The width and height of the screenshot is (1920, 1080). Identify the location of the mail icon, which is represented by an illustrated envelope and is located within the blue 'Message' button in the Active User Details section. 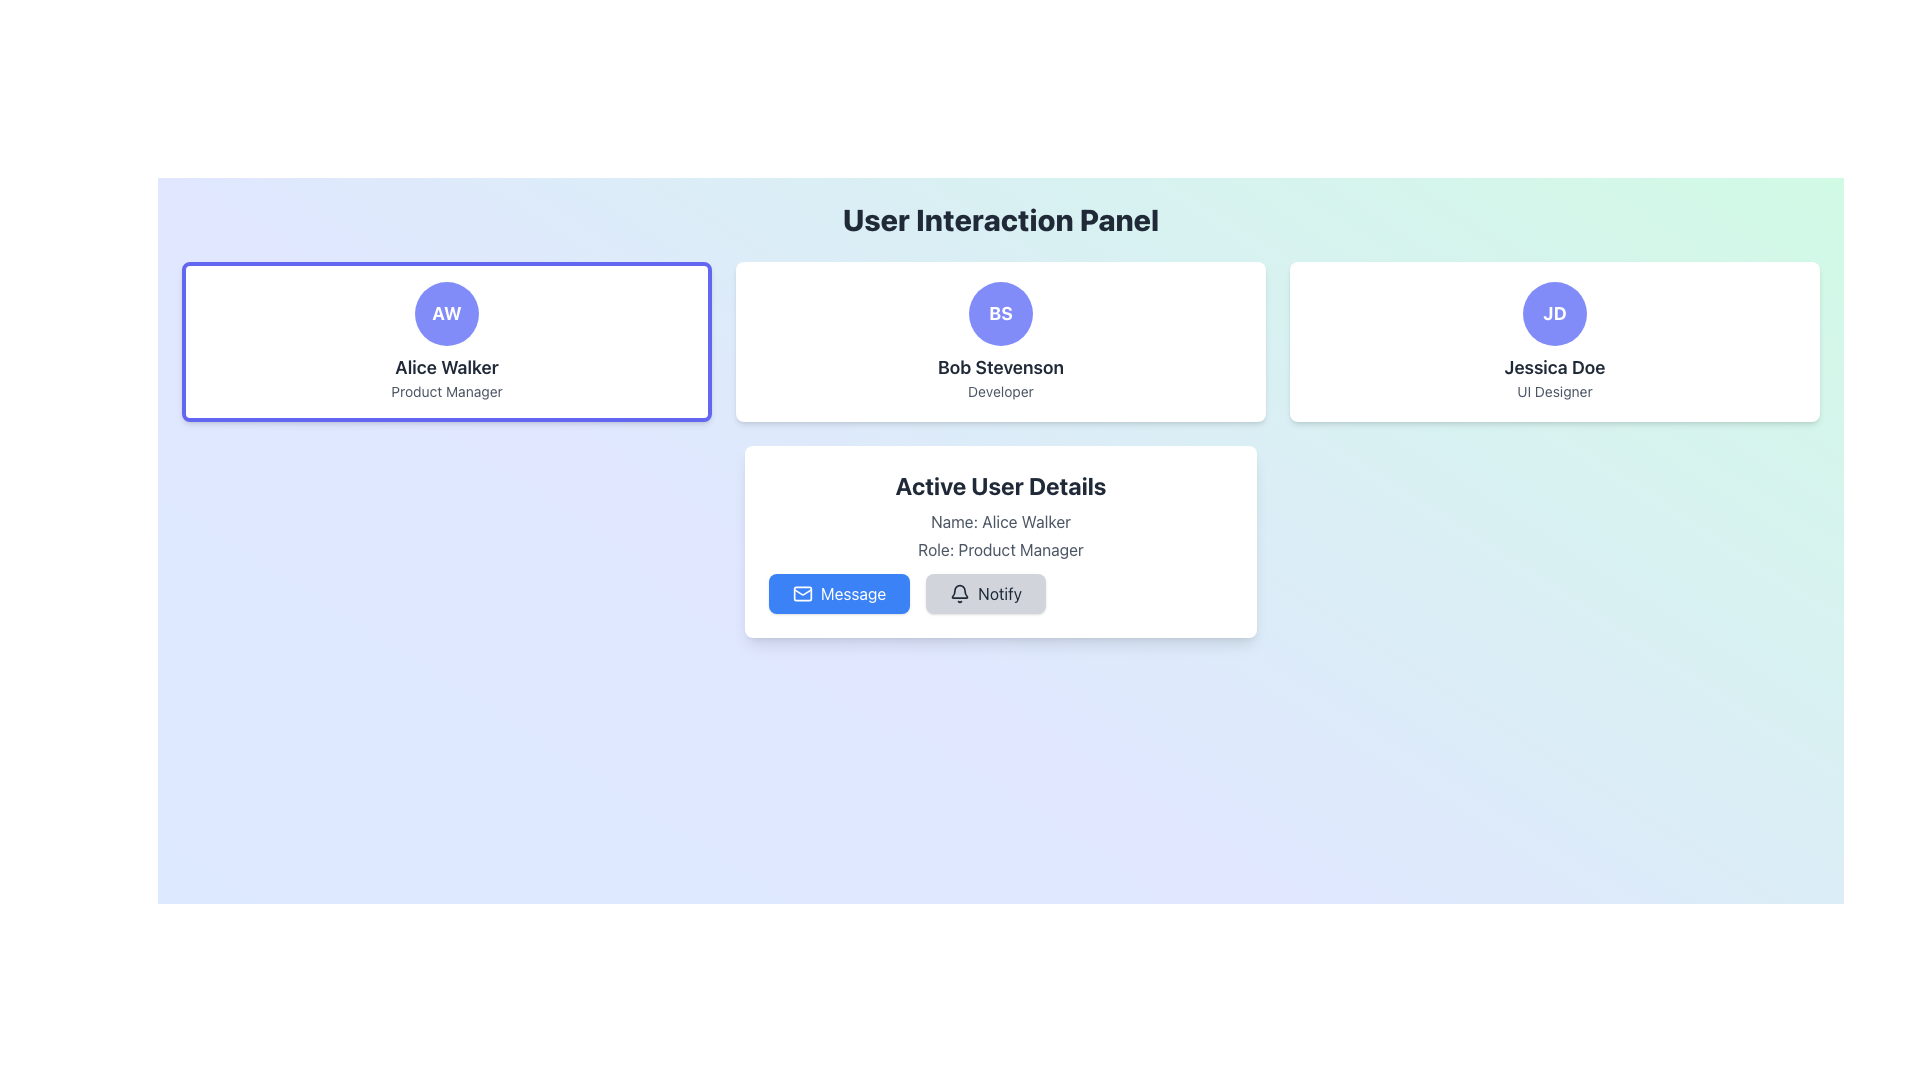
(802, 593).